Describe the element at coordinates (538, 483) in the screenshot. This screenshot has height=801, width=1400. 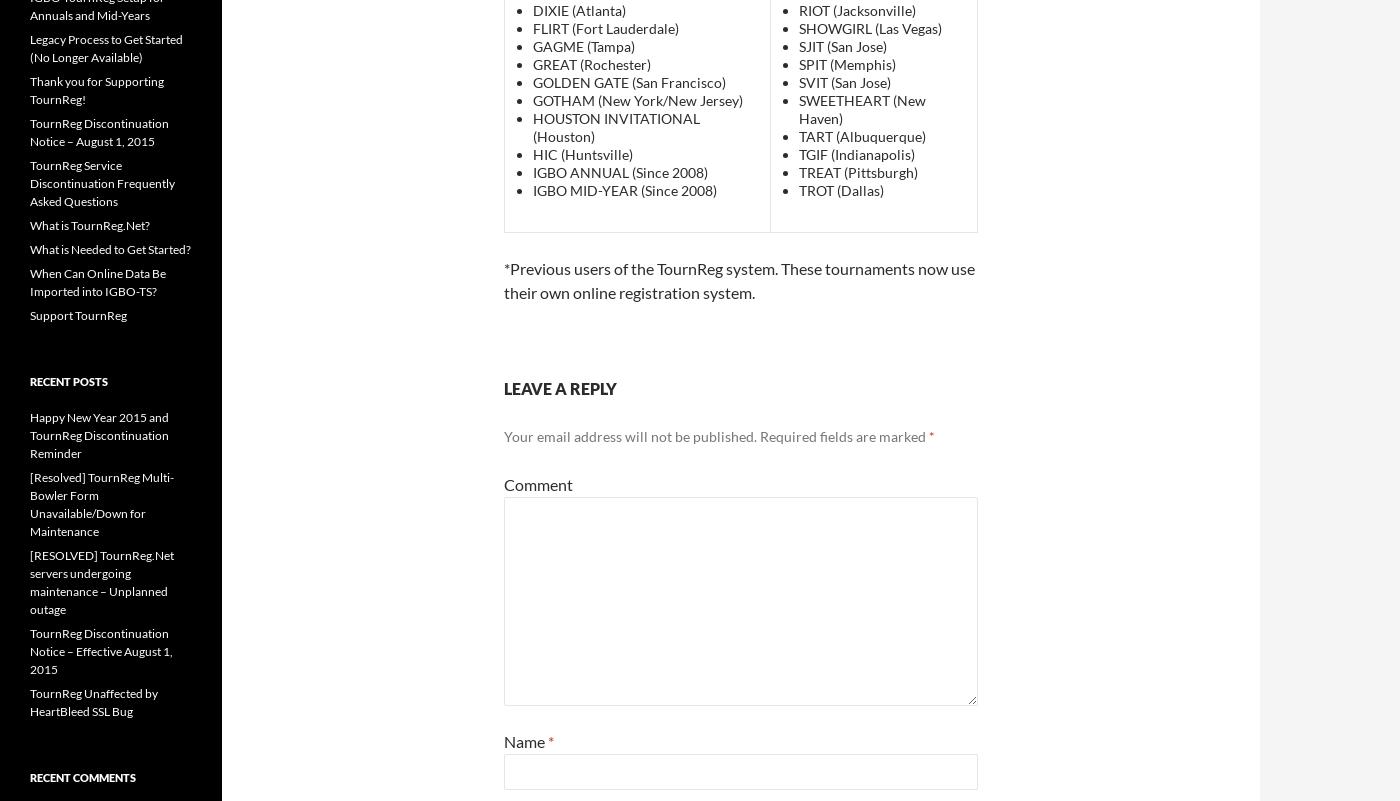
I see `'Comment'` at that location.